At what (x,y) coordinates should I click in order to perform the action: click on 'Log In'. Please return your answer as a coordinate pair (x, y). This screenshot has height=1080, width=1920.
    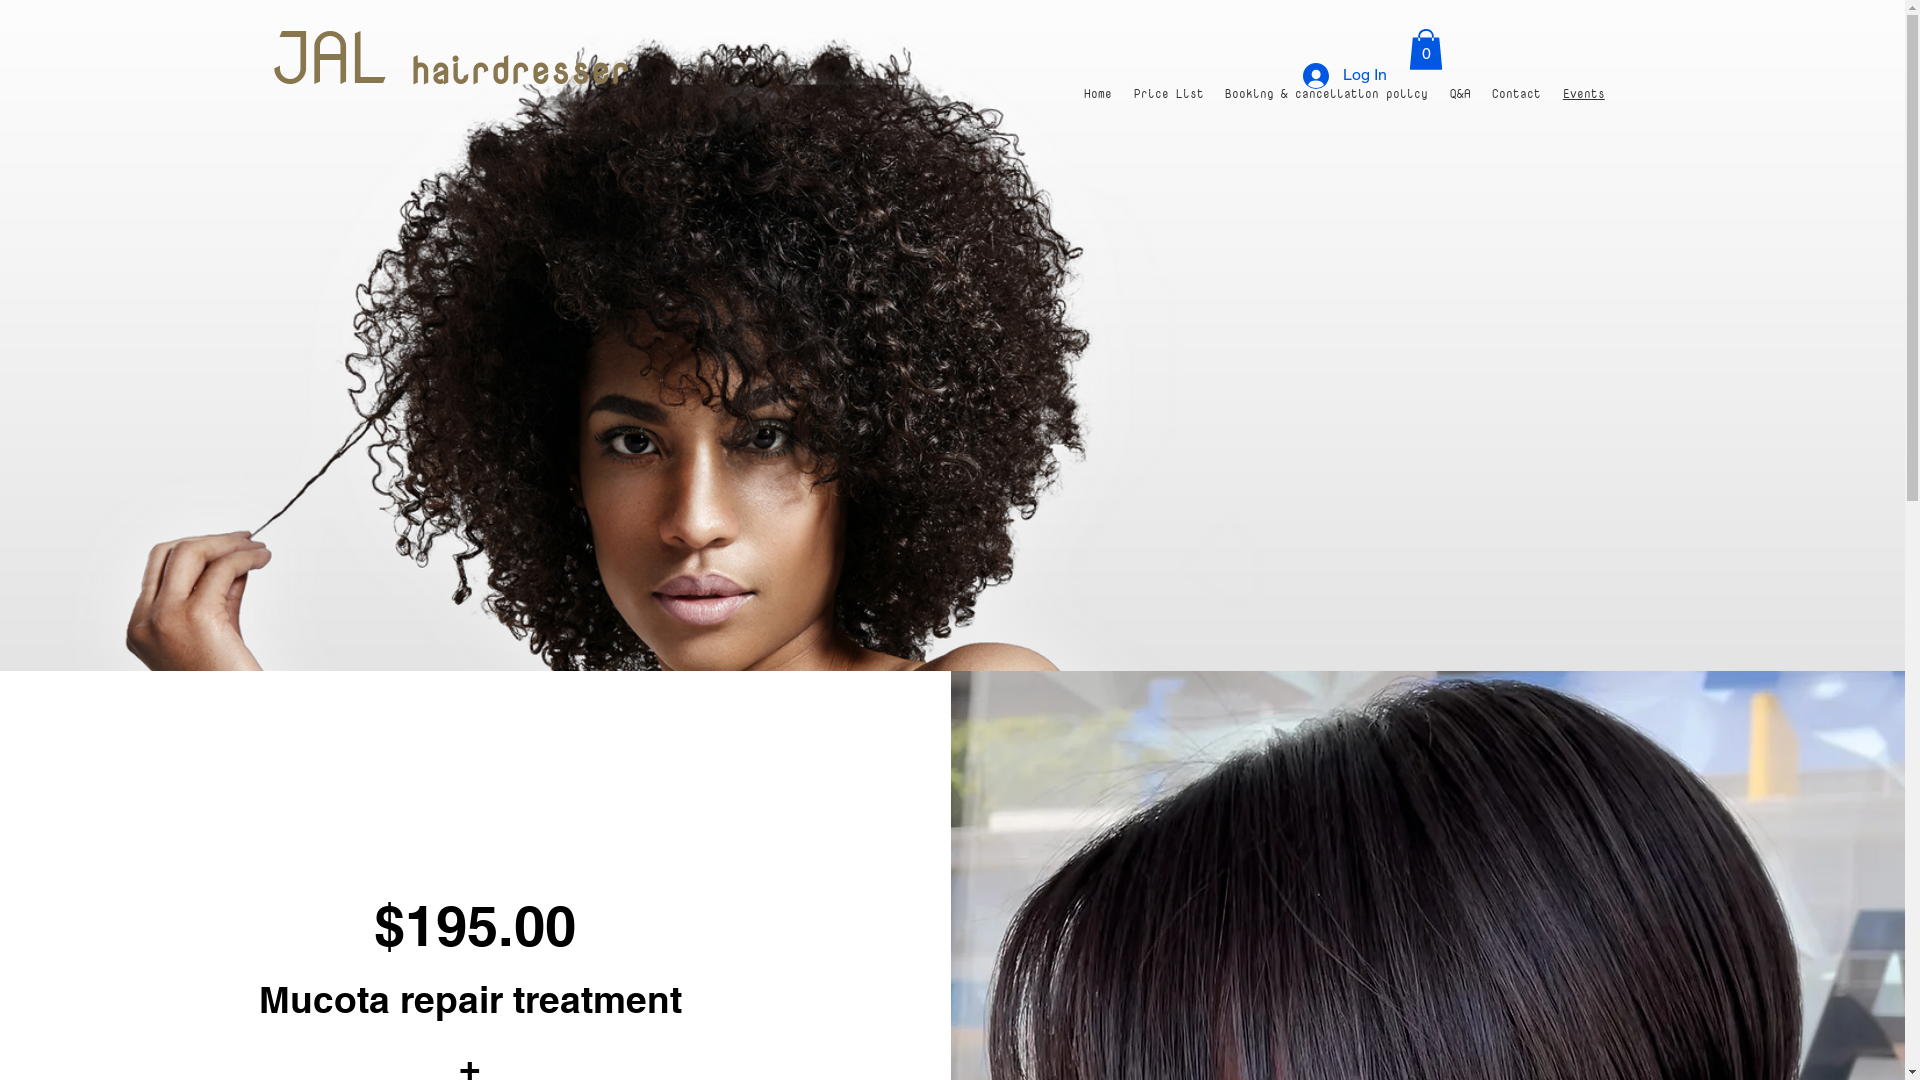
    Looking at the image, I should click on (1344, 75).